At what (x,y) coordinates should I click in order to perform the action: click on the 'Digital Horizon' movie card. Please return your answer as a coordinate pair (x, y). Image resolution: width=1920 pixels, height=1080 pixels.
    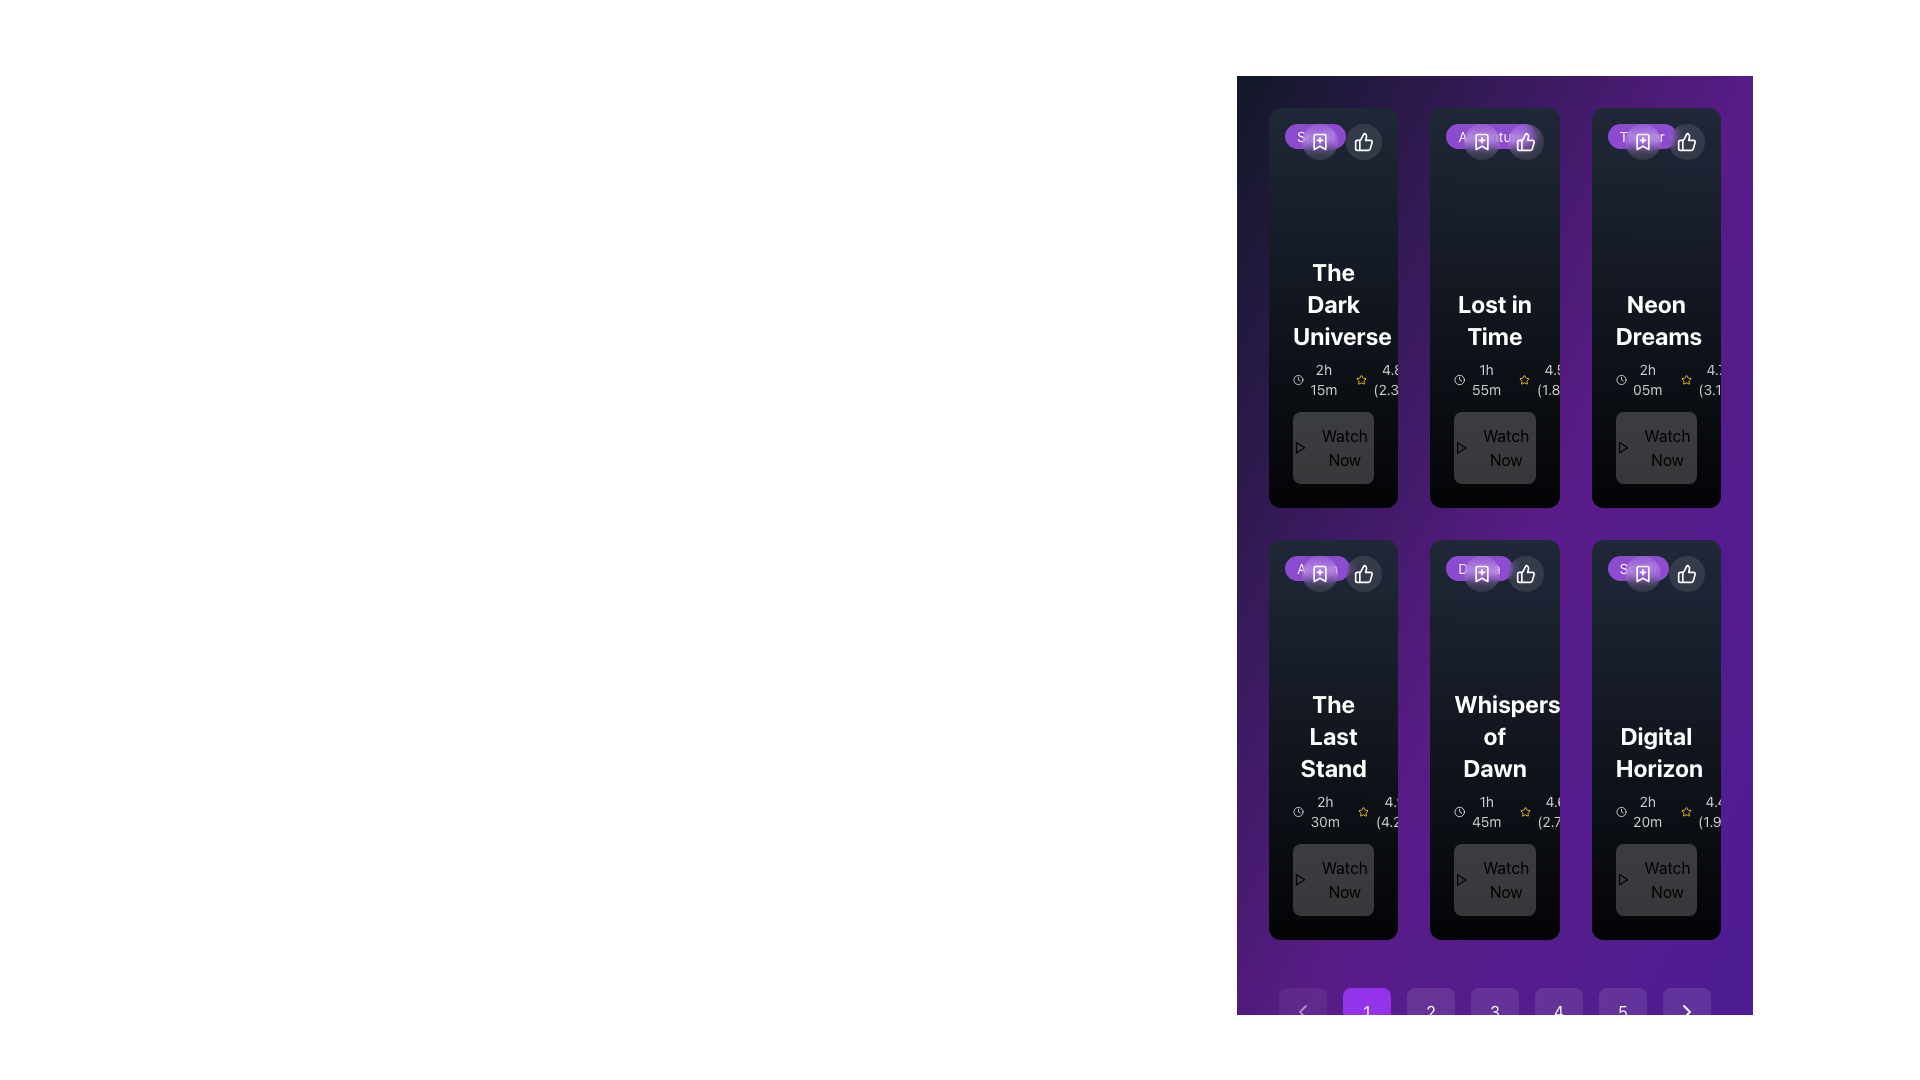
    Looking at the image, I should click on (1656, 740).